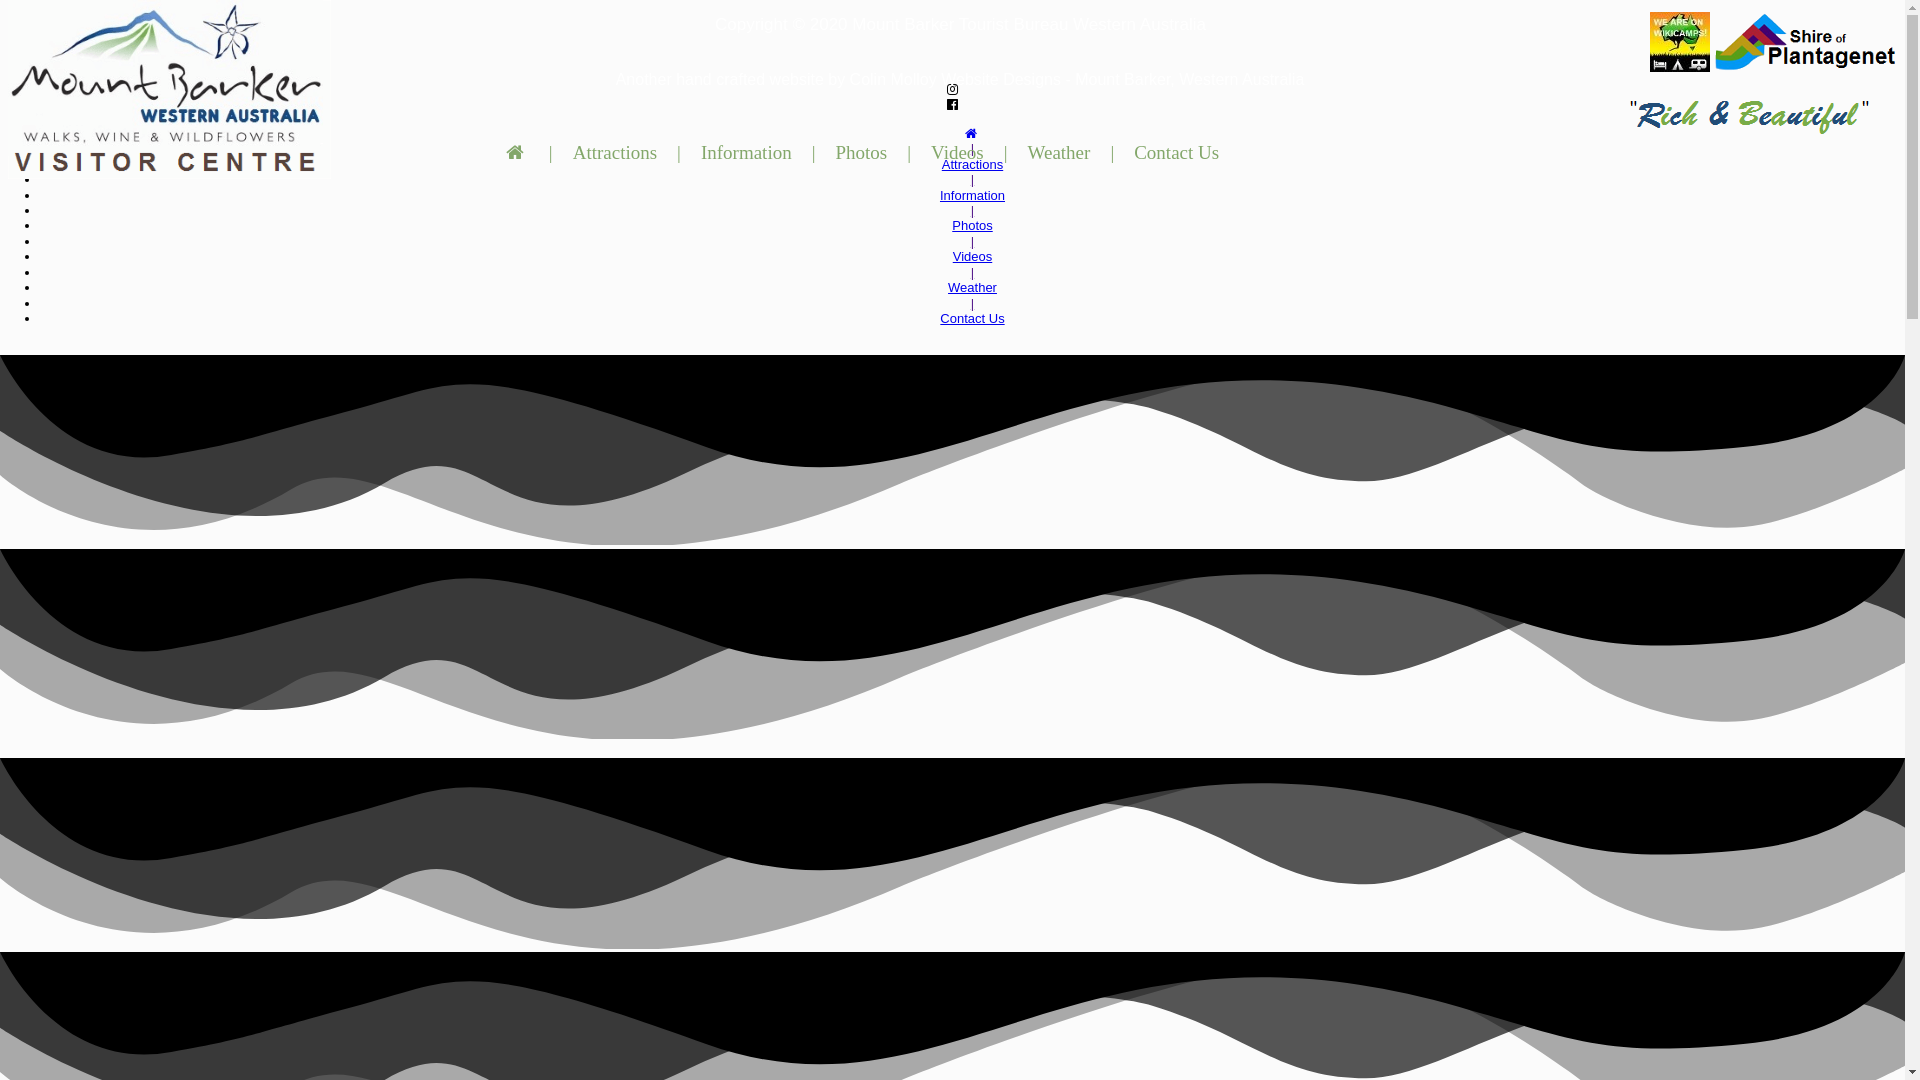 Image resolution: width=1920 pixels, height=1080 pixels. I want to click on 'Contact Us', so click(971, 317).